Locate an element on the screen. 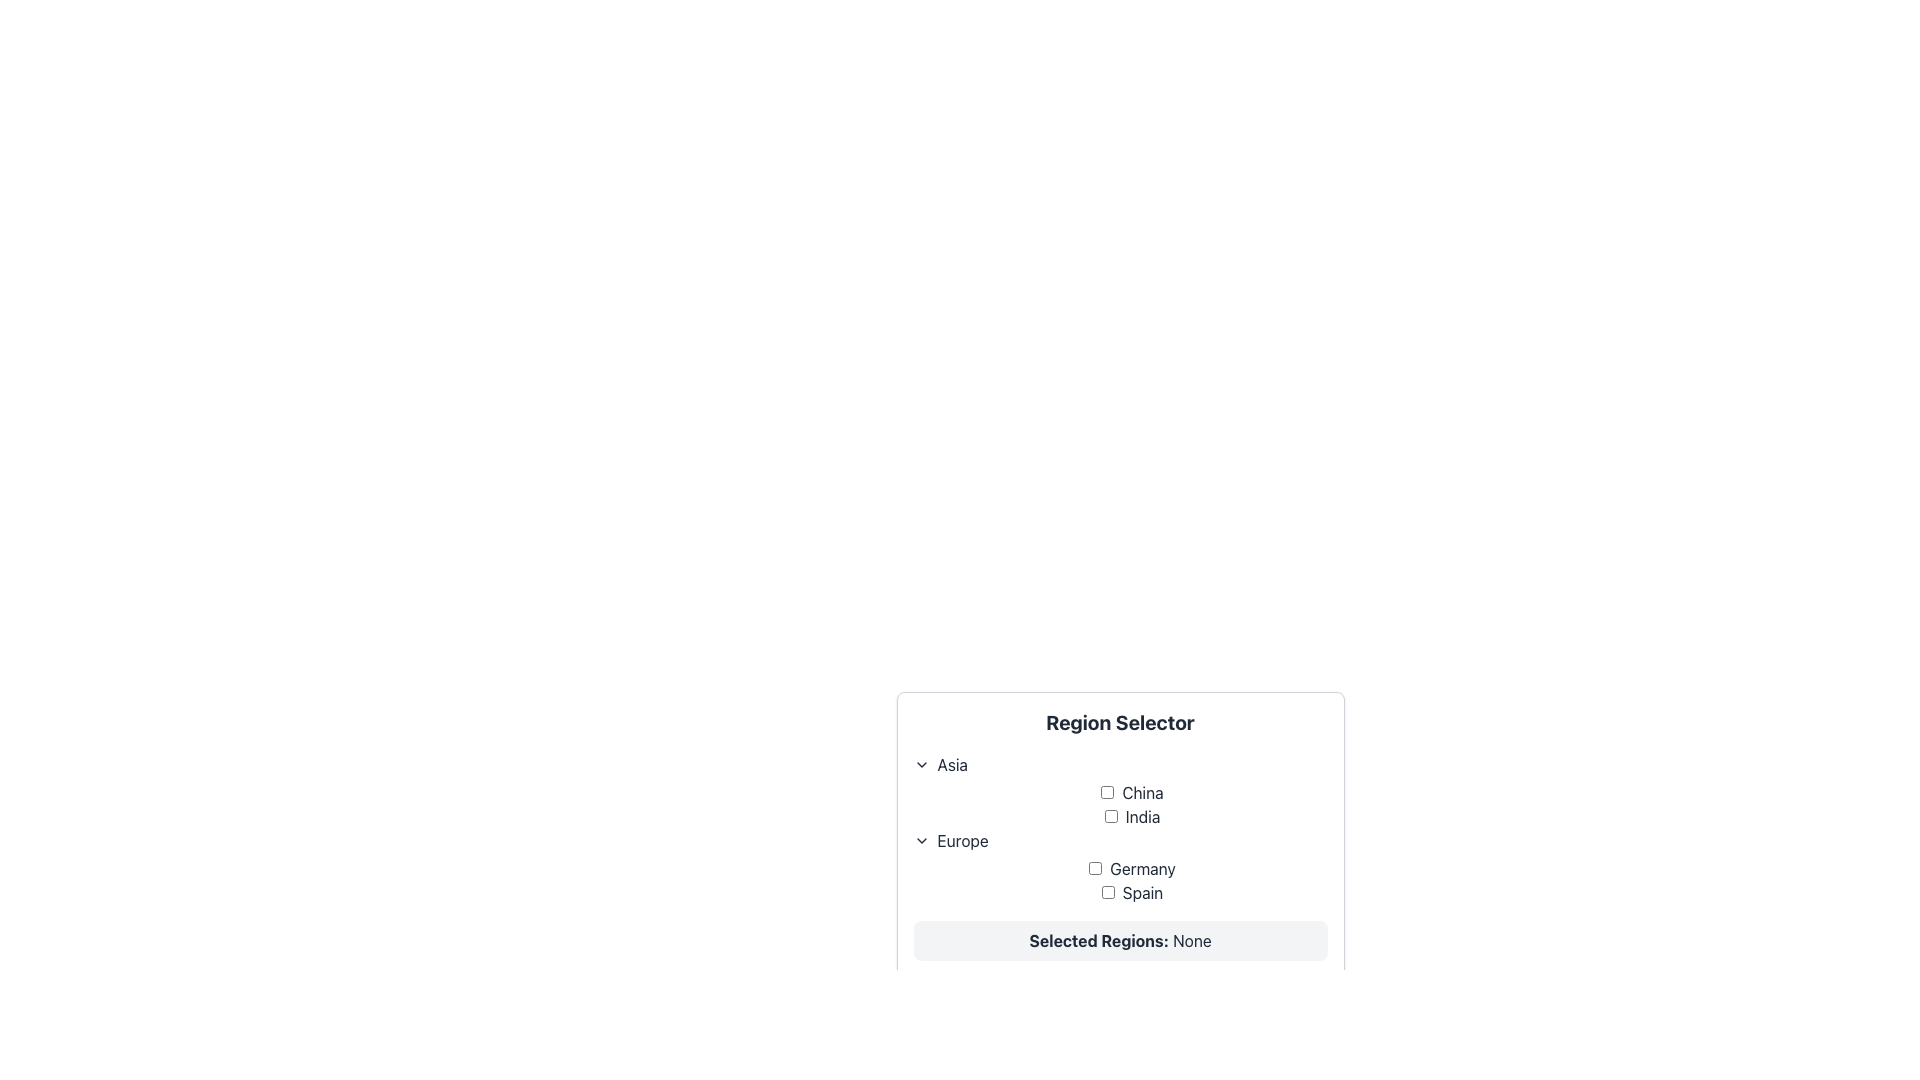  the checkbox located below the label 'Germany' and to the left of the text 'Spain' in the 'Europe' section of the Region Selector interface is located at coordinates (1107, 891).